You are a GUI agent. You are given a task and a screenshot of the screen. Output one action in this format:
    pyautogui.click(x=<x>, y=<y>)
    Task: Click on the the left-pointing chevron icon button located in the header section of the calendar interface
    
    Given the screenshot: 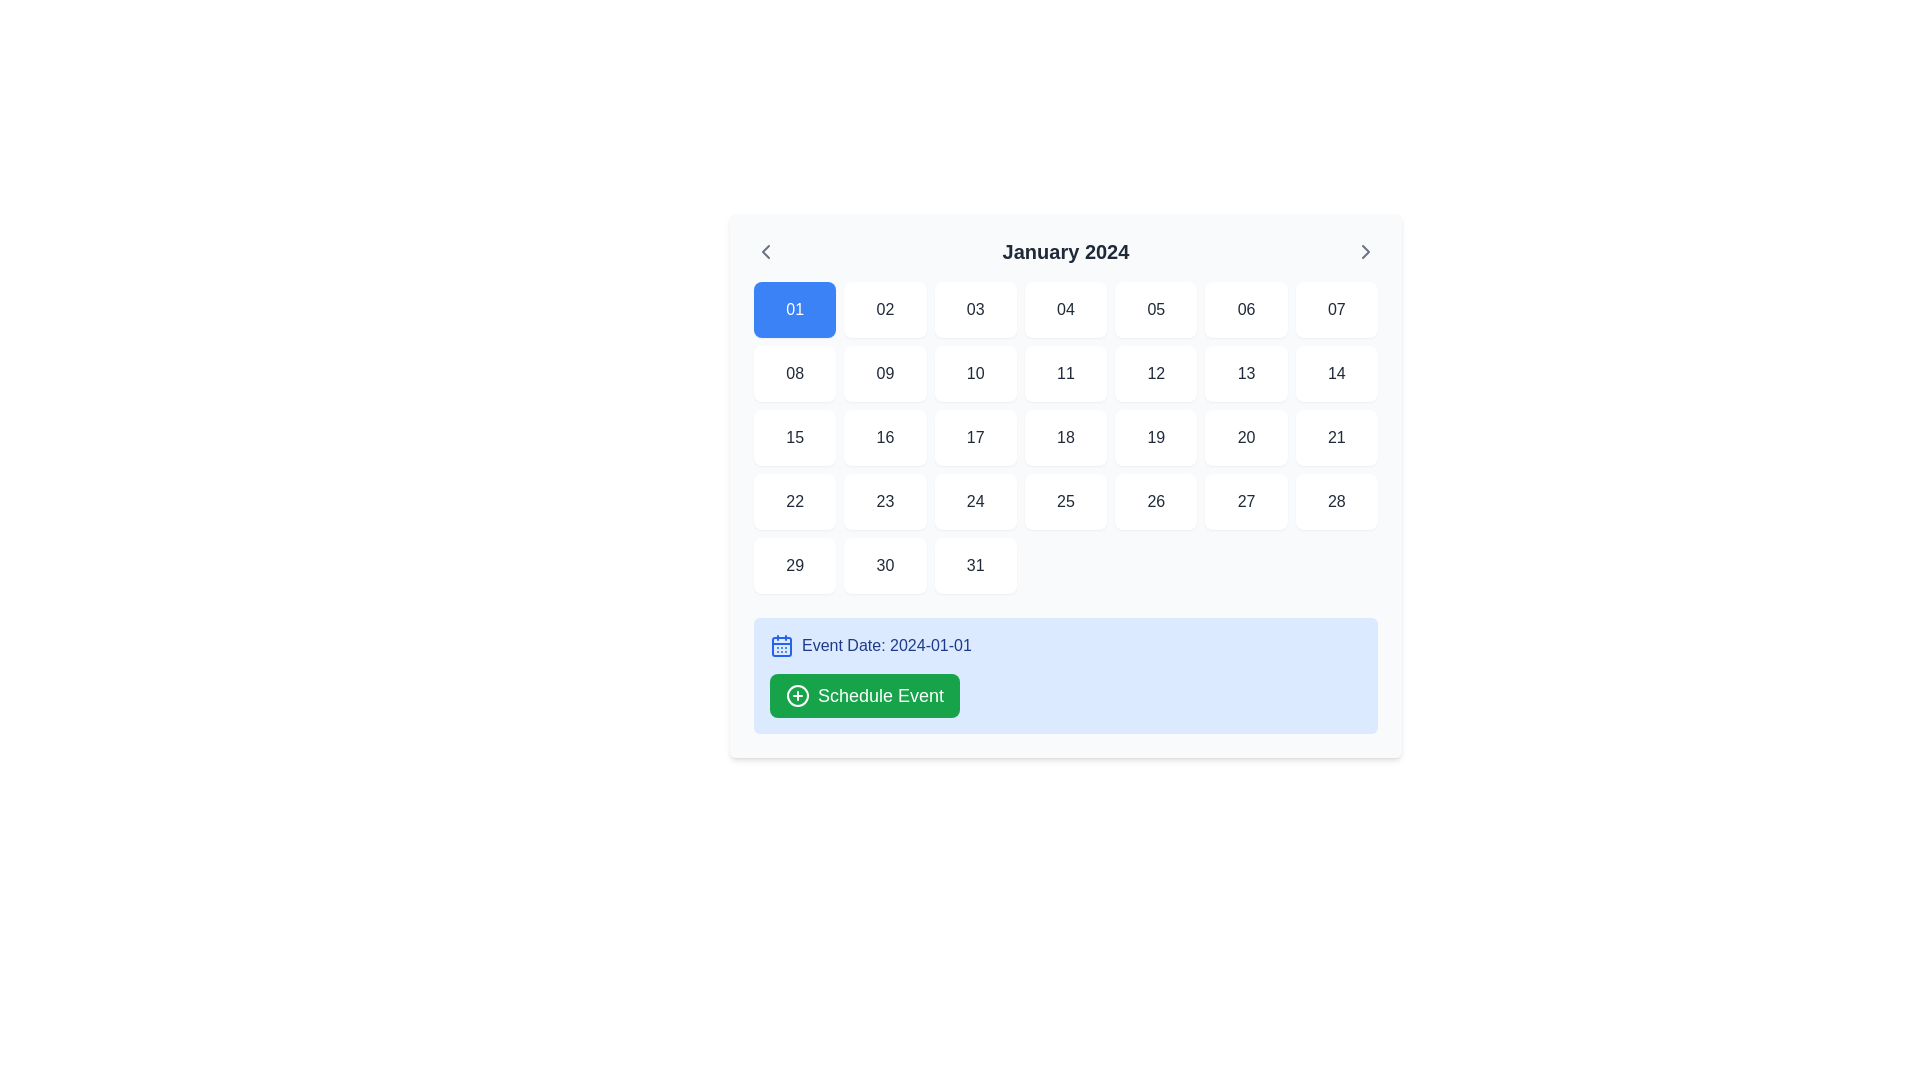 What is the action you would take?
    pyautogui.click(x=765, y=250)
    